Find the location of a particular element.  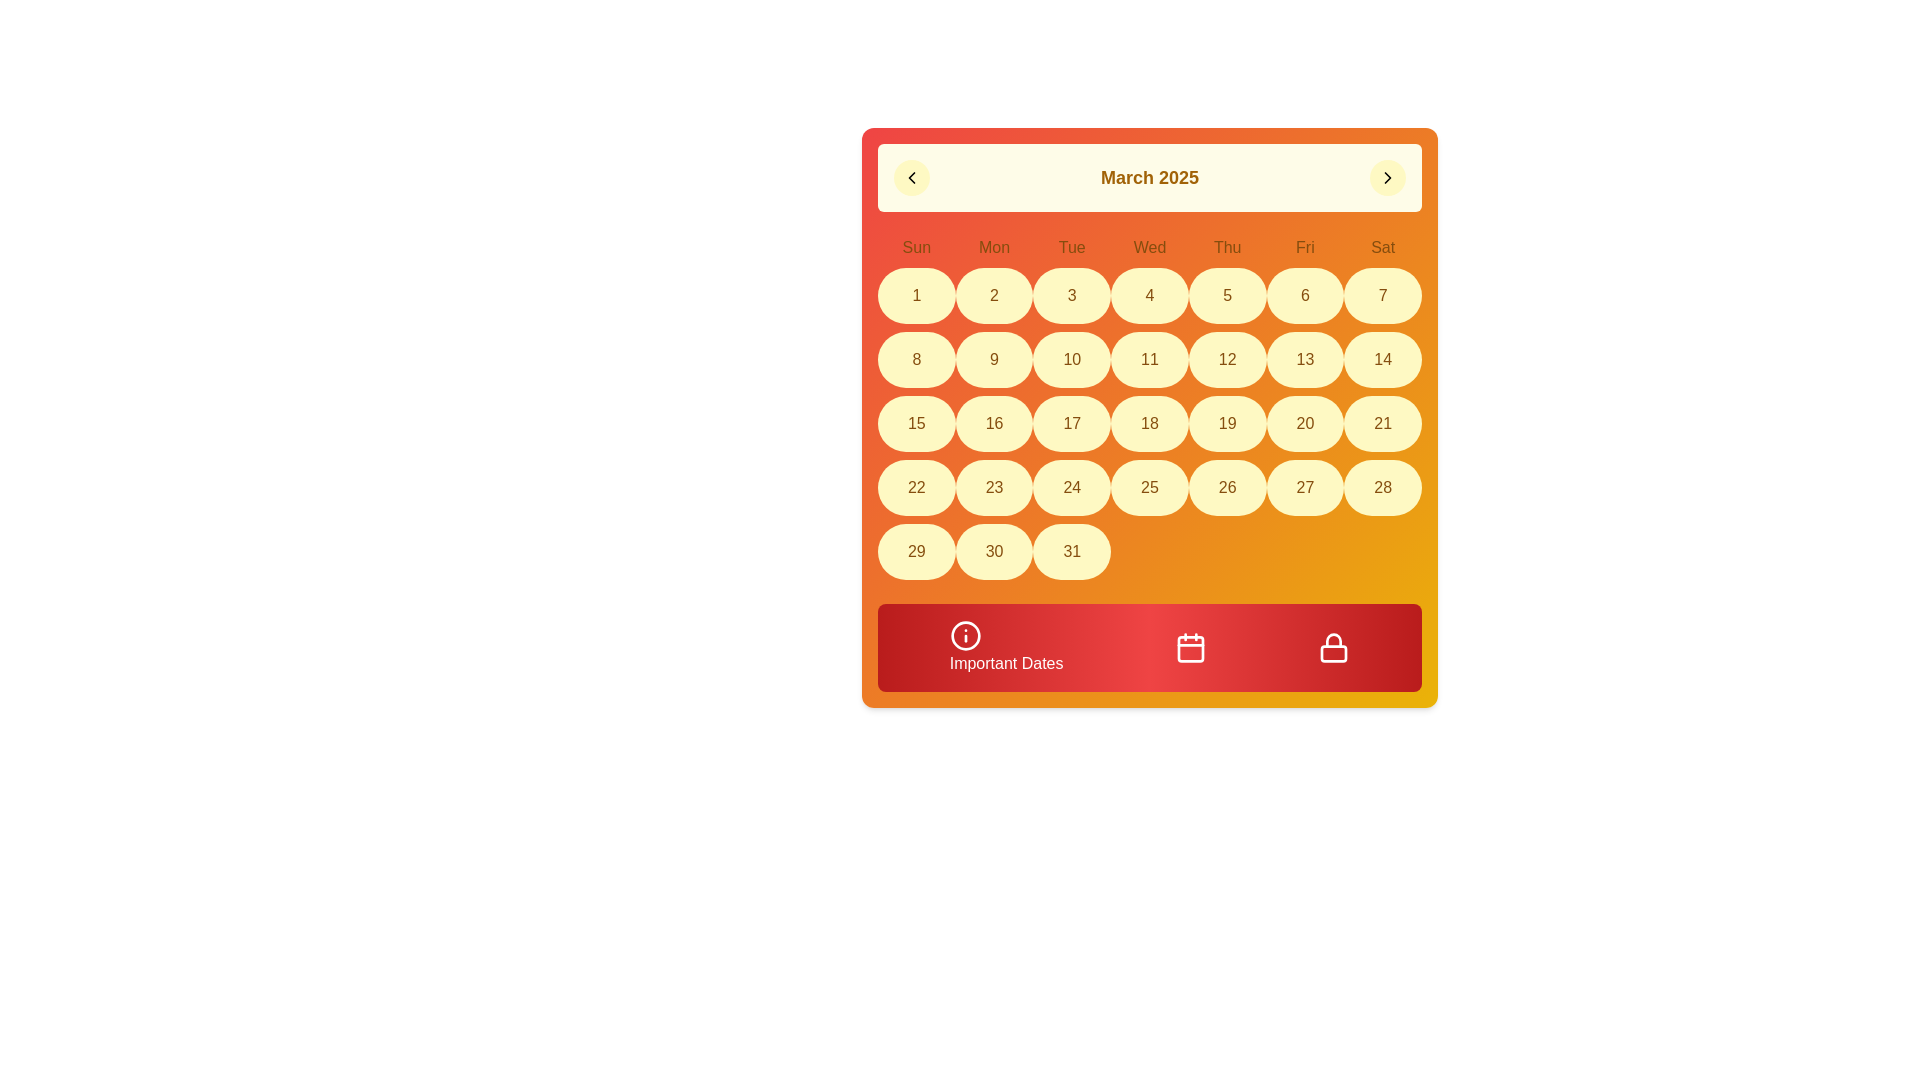

the Circular day element representing the date '10' in the calendar grid, located in the third row and third column under Tuesday is located at coordinates (1071, 358).